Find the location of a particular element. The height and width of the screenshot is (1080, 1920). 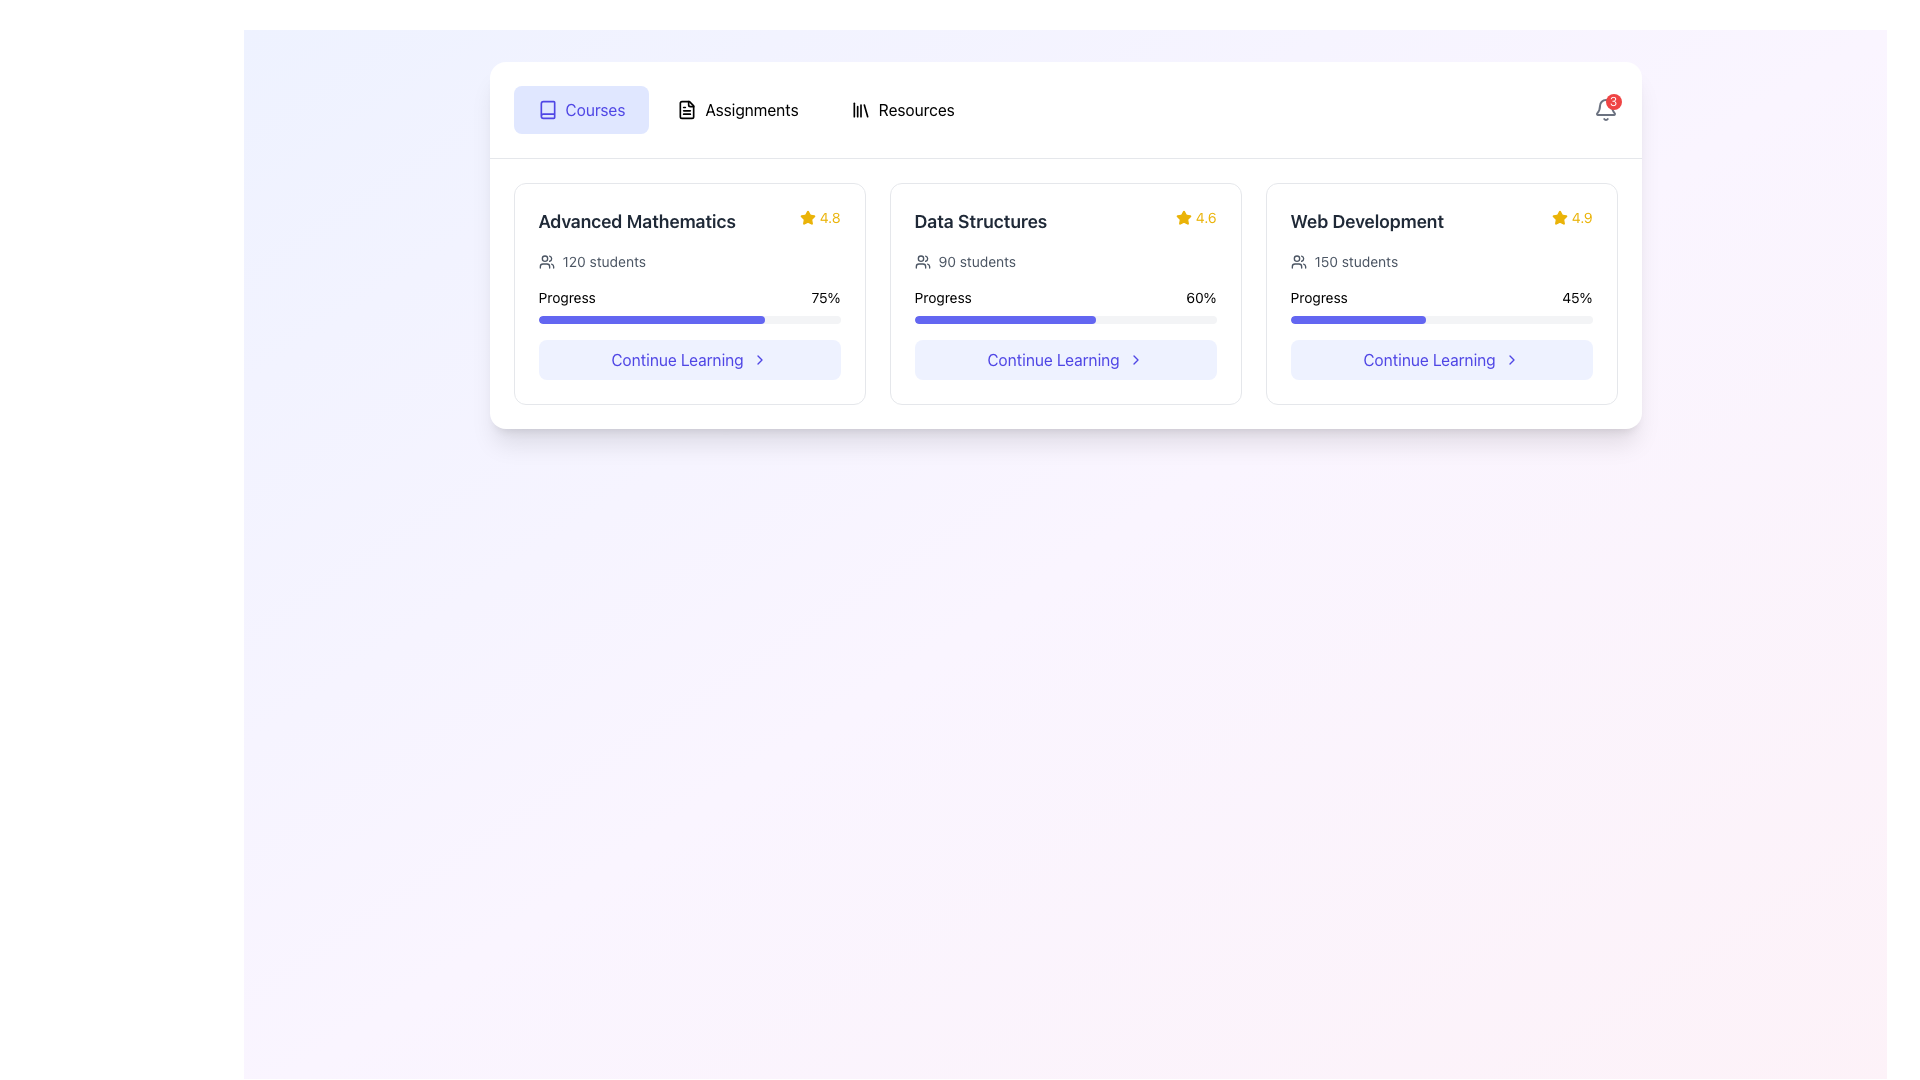

the Information Display Component that shows the progress of the Web Development course, located centrally within the third card of the course row is located at coordinates (1441, 288).